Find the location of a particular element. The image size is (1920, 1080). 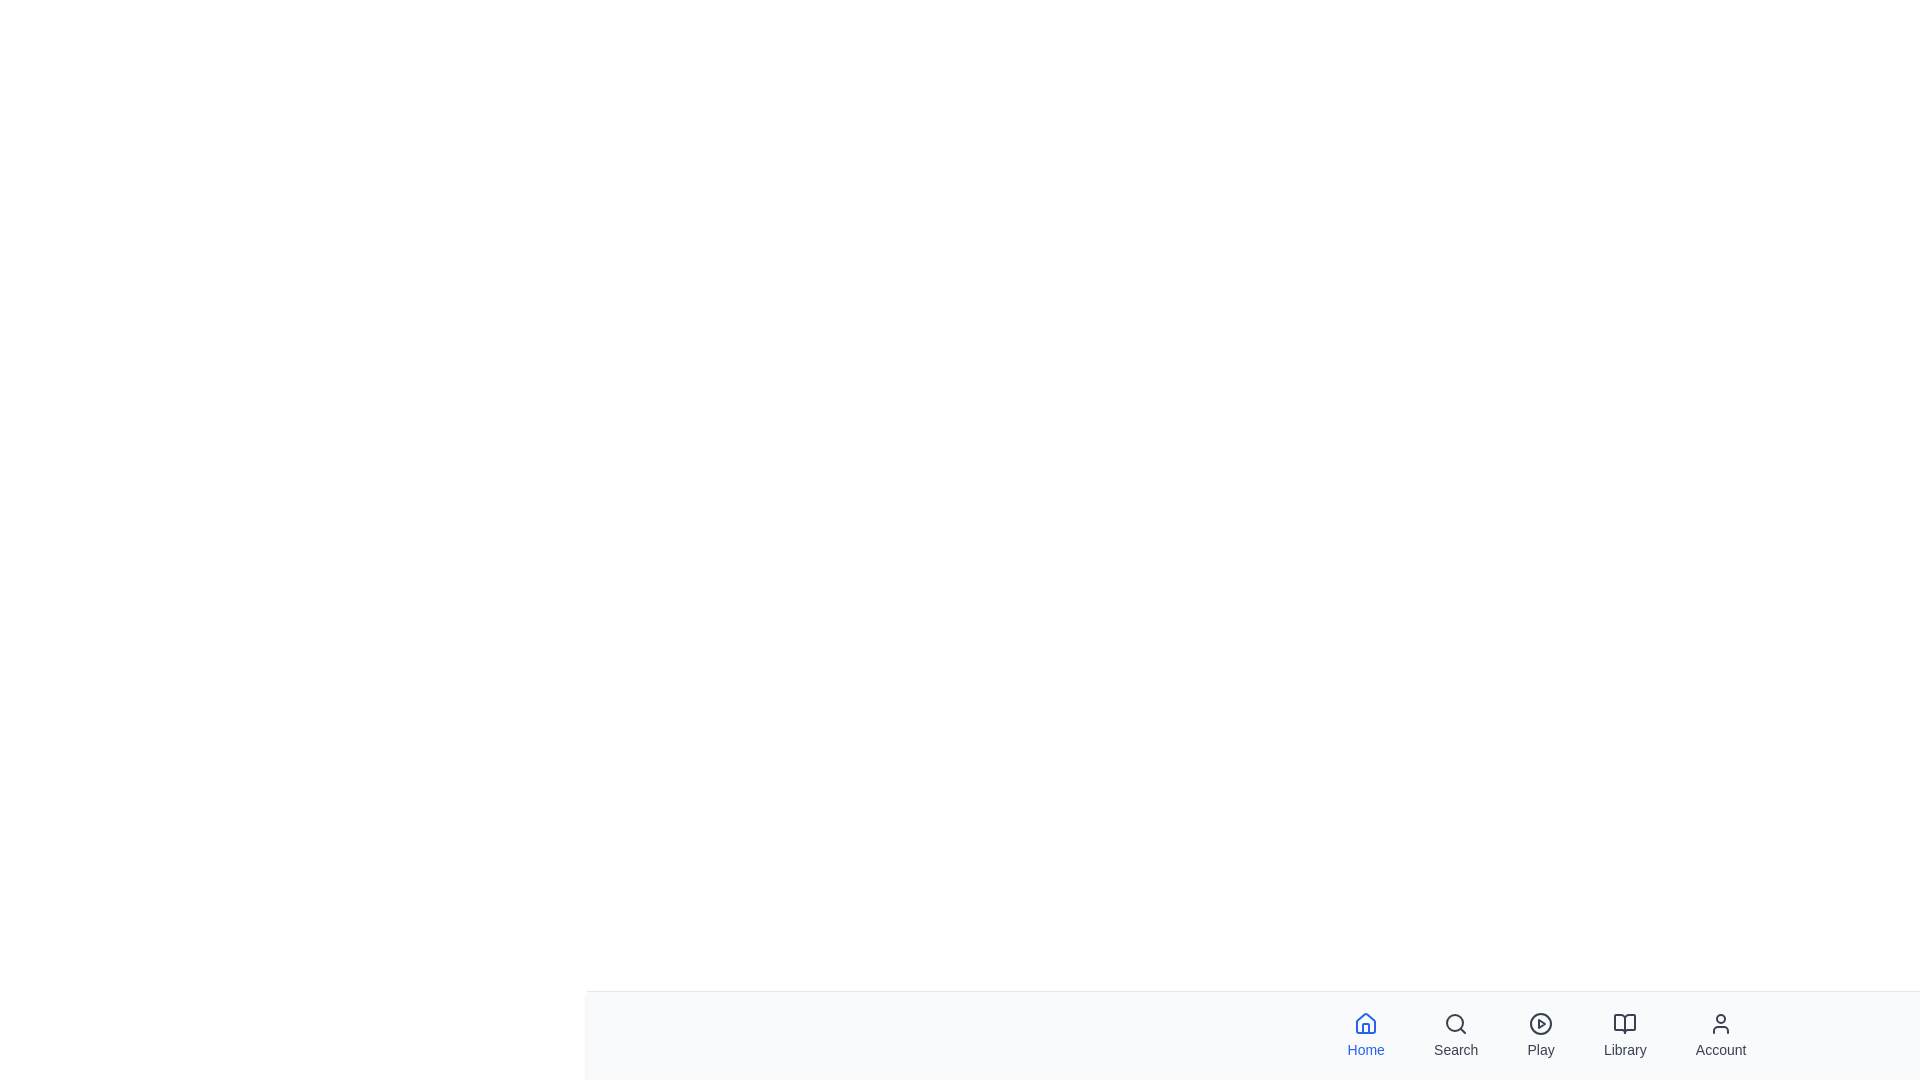

the Library tab in the bottom navigation bar is located at coordinates (1625, 1035).